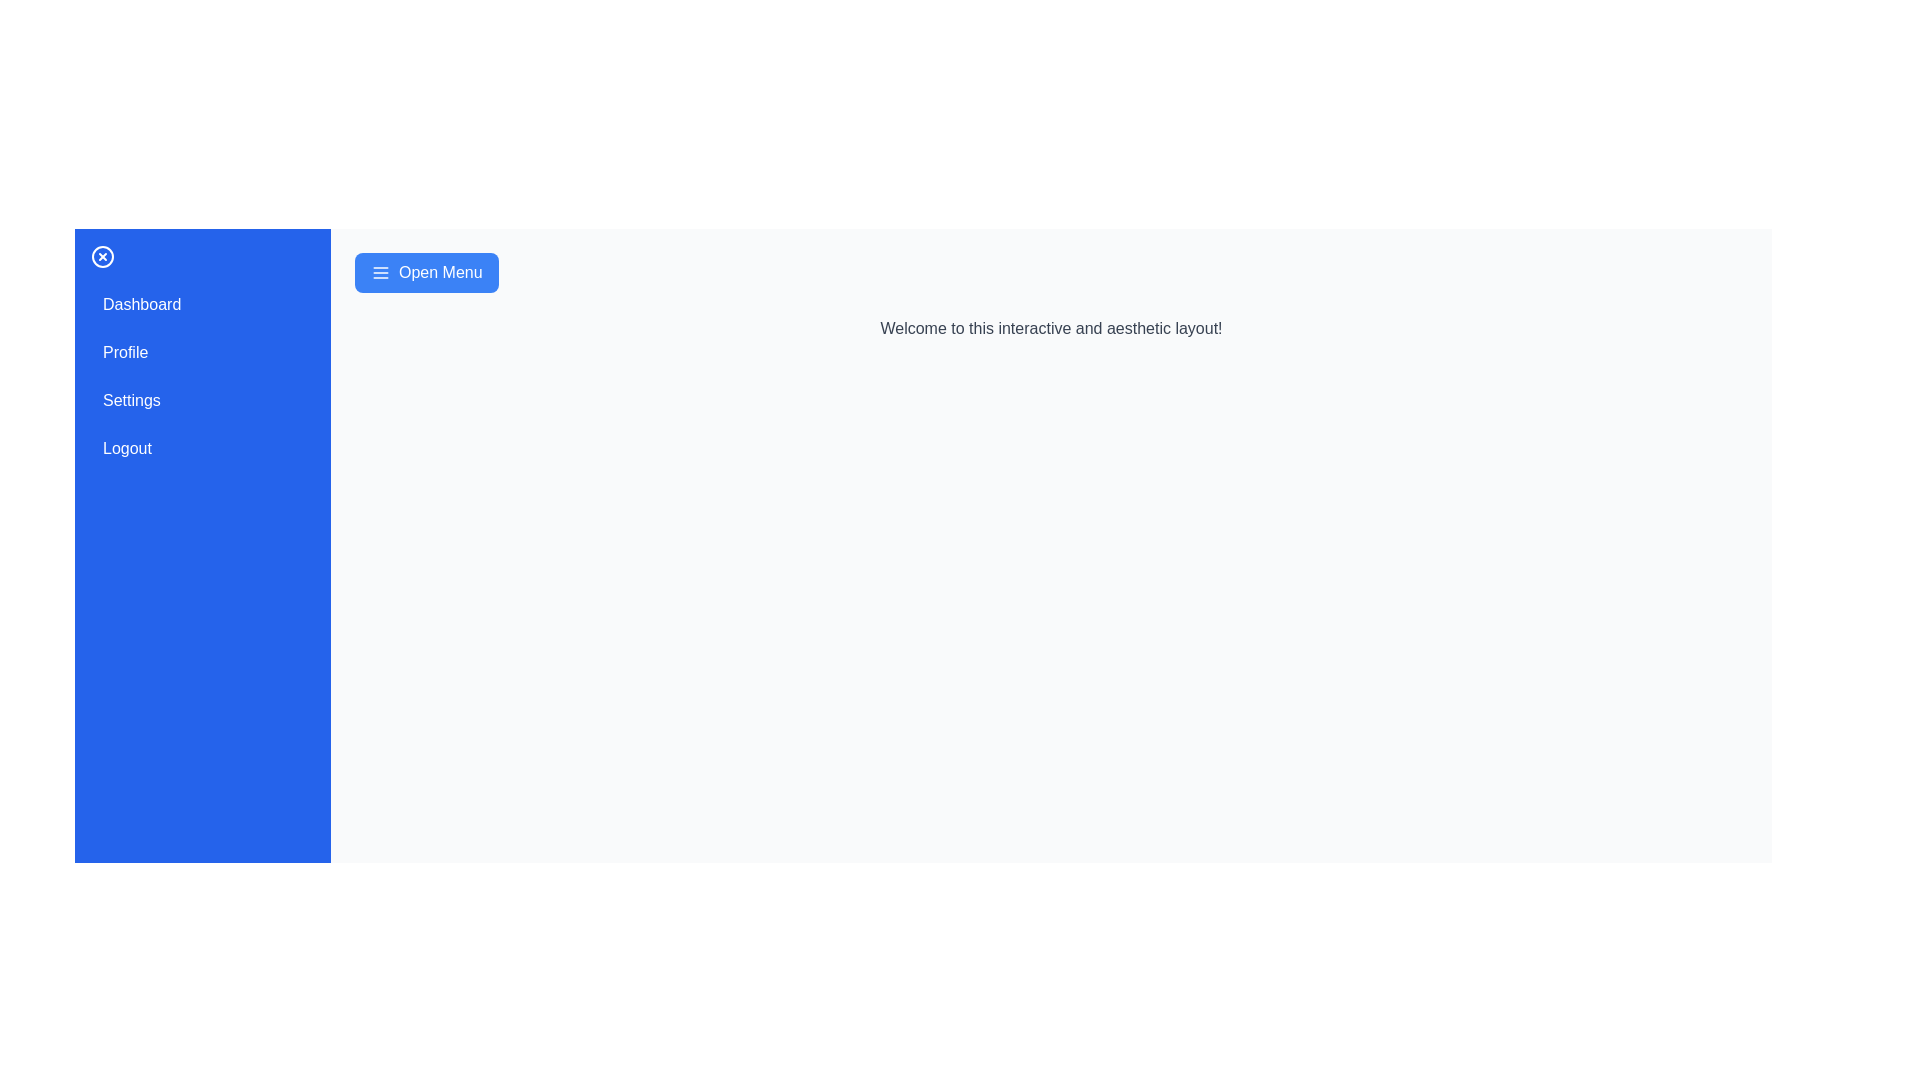 This screenshot has height=1080, width=1920. Describe the element at coordinates (425, 273) in the screenshot. I see `the 'Open Menu' button to toggle the drawer` at that location.